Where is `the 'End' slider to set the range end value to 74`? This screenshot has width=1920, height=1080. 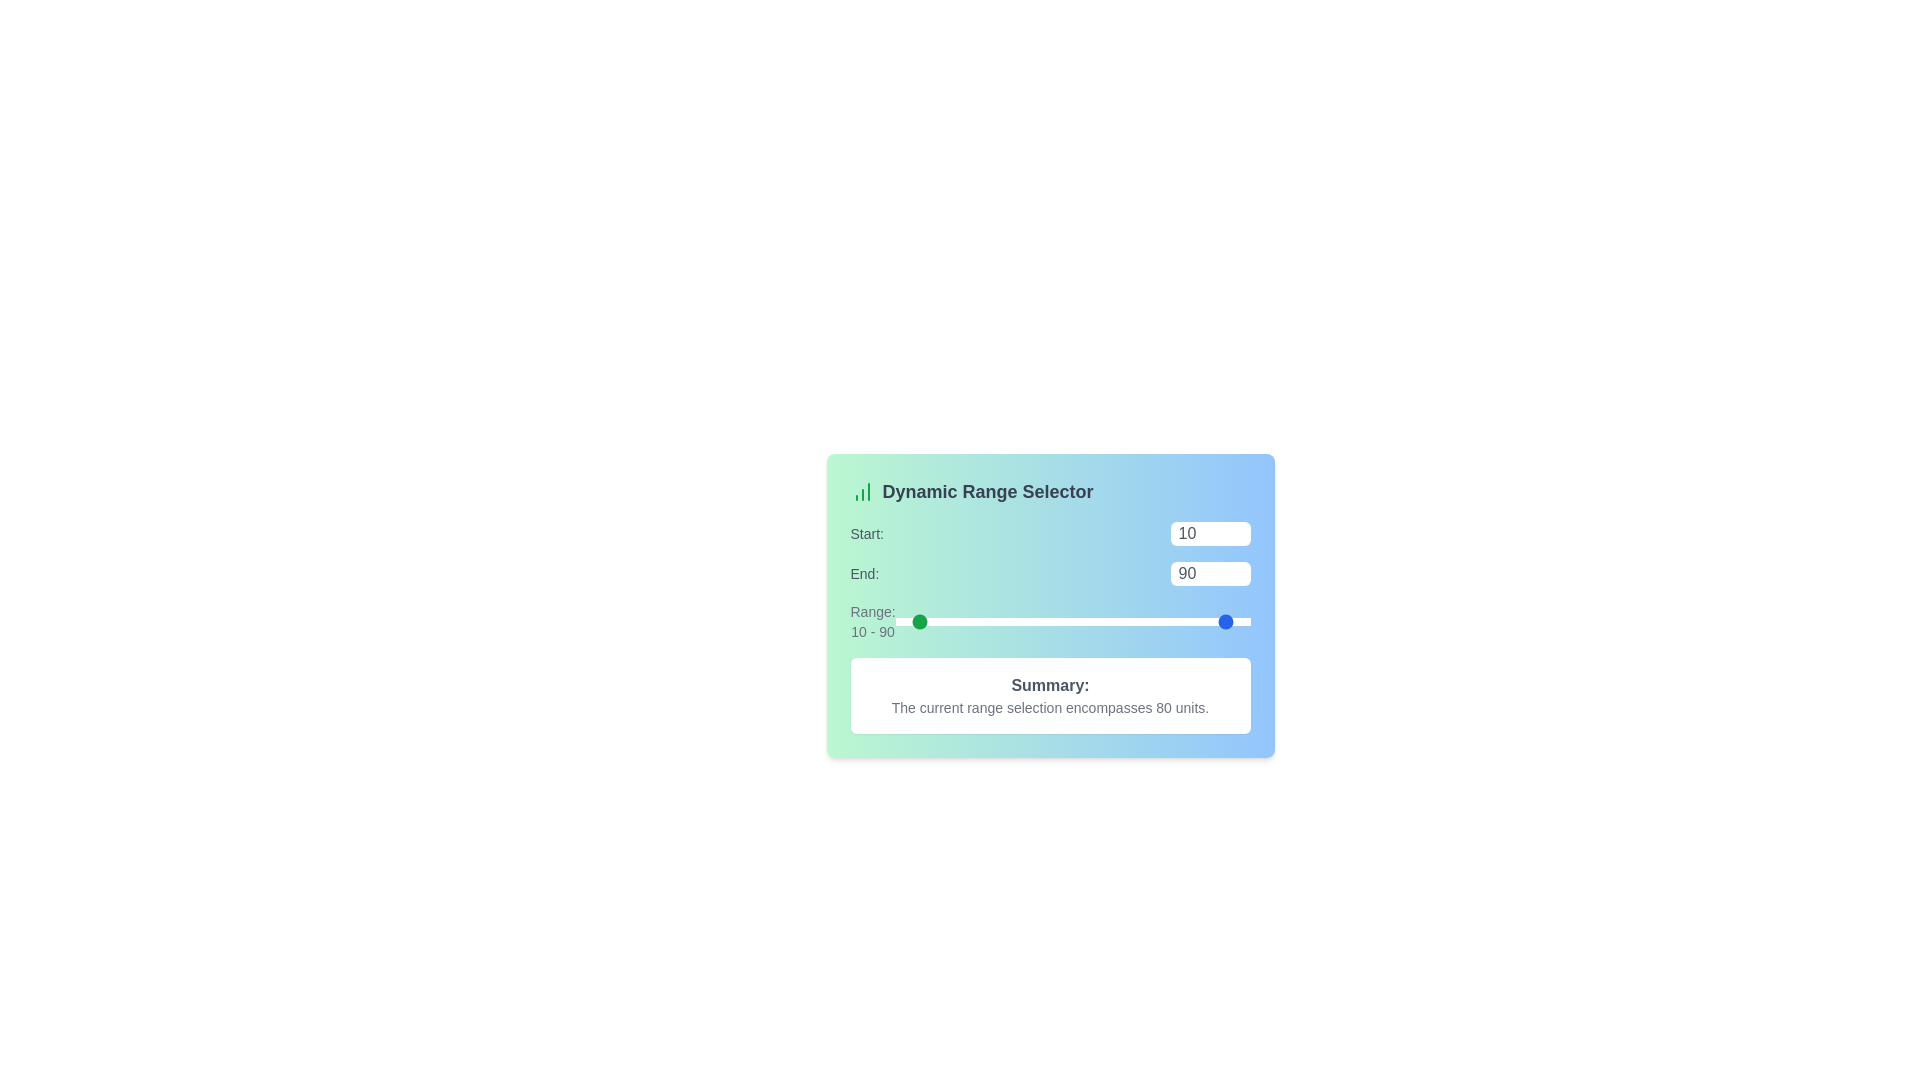
the 'End' slider to set the range end value to 74 is located at coordinates (1203, 620).